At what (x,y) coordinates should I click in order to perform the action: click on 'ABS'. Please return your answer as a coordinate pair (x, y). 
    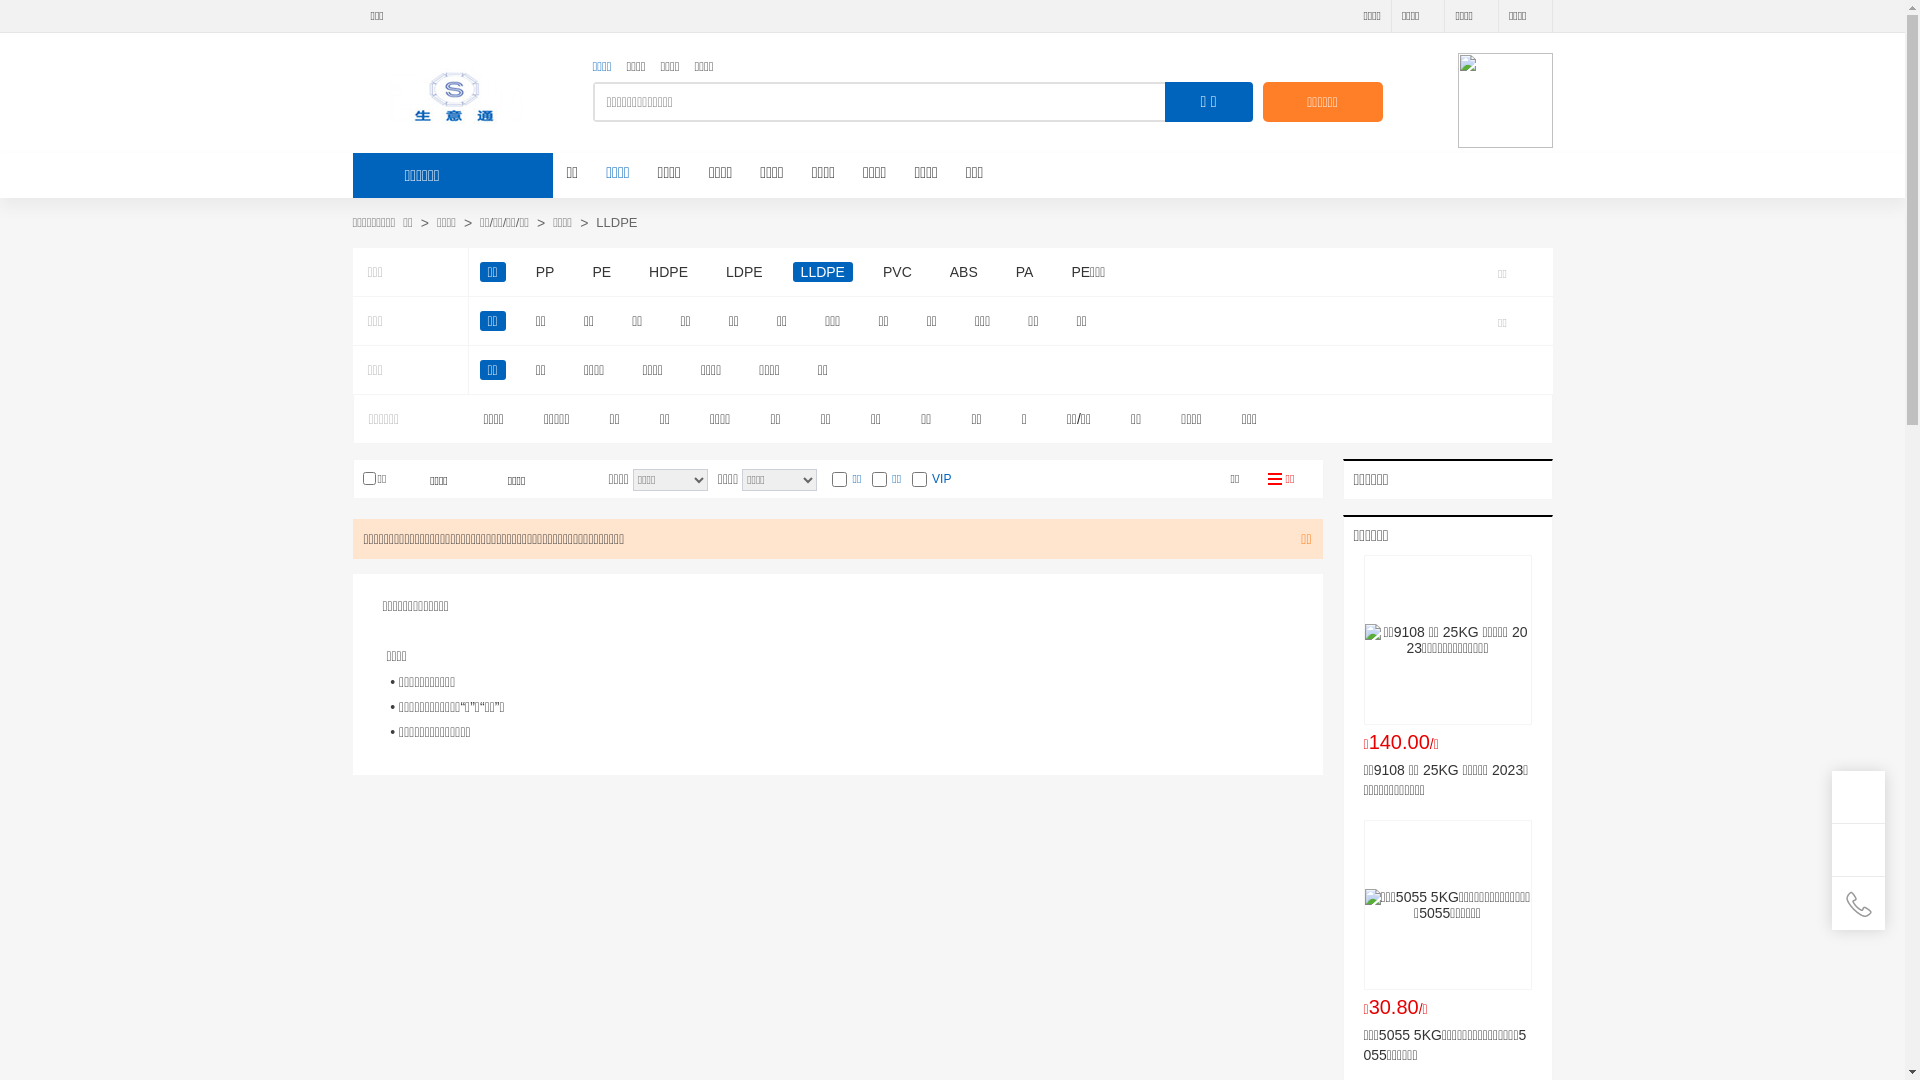
    Looking at the image, I should click on (964, 272).